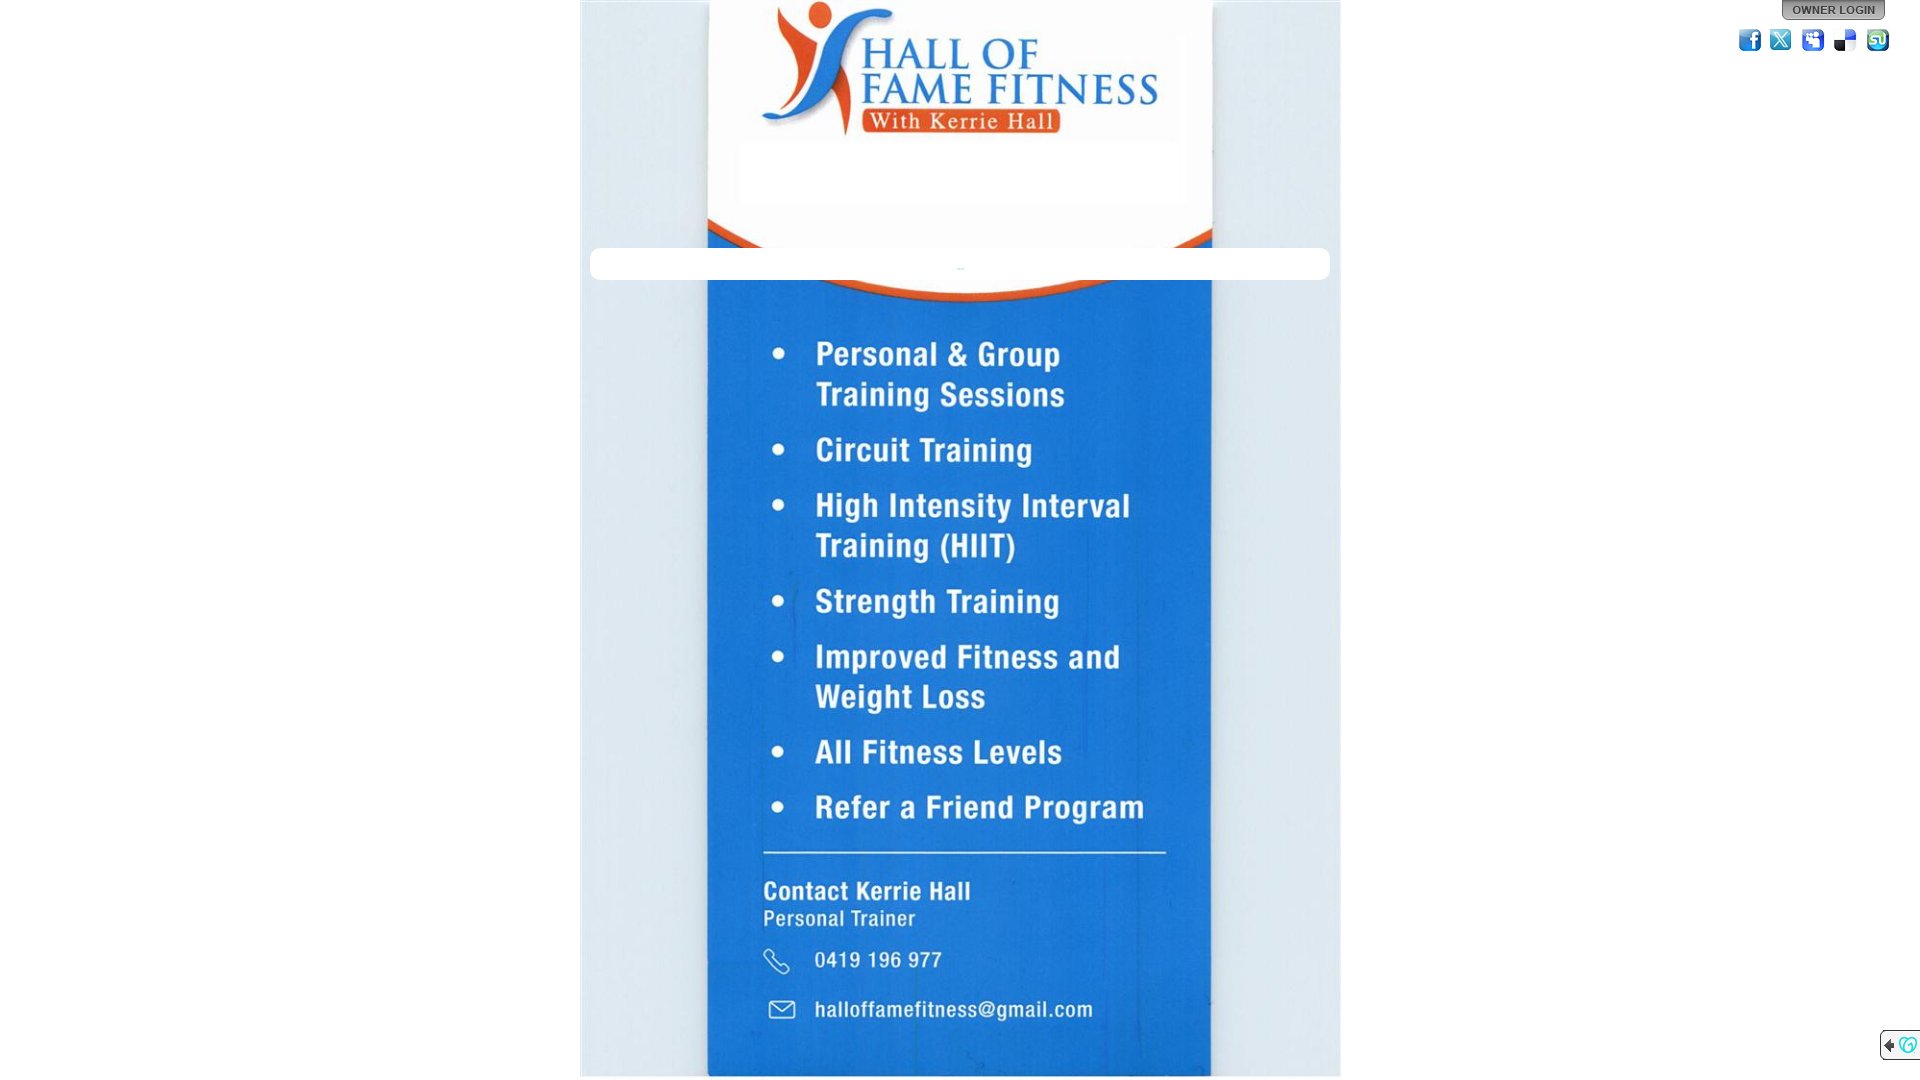 The image size is (1920, 1080). What do you see at coordinates (1781, 39) in the screenshot?
I see `'Twitter'` at bounding box center [1781, 39].